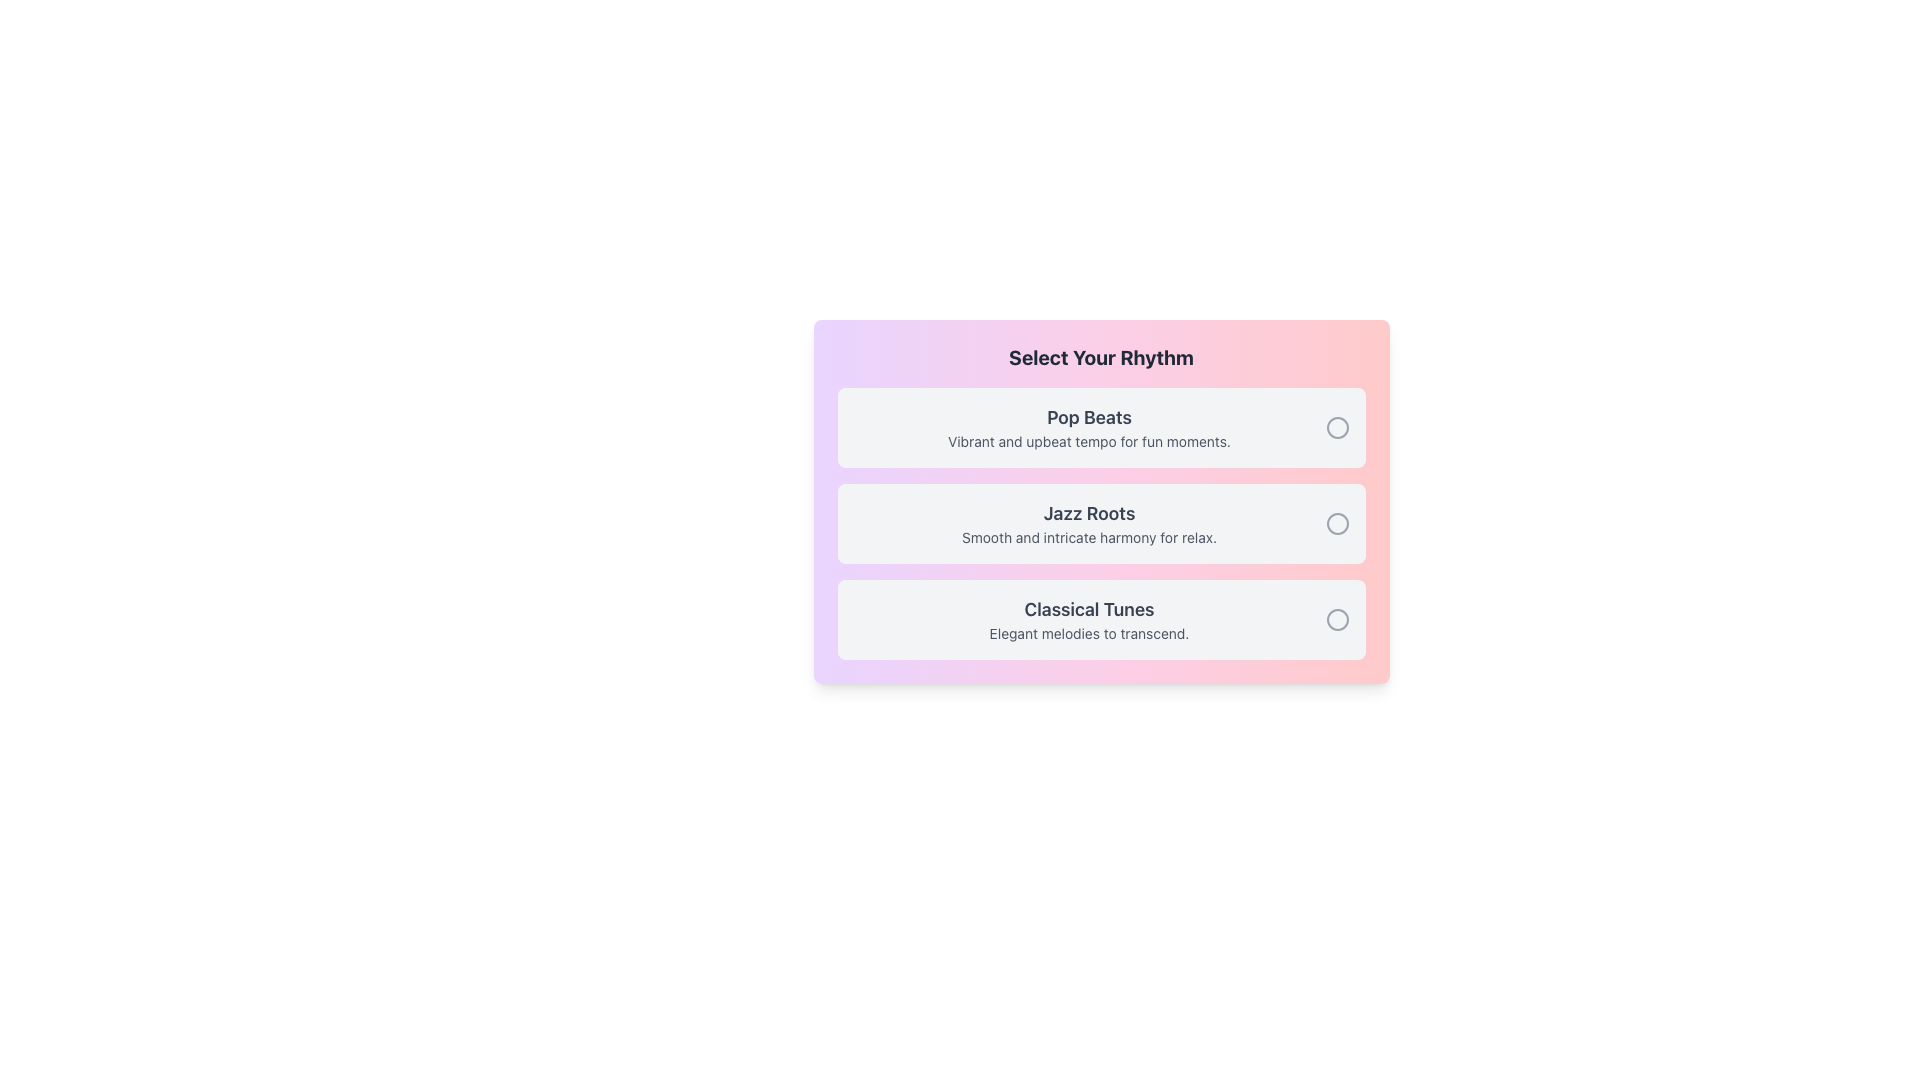  Describe the element at coordinates (1337, 619) in the screenshot. I see `the SVG Circle Indicator located in the third option labeled 'Classical Tunes' within a vertical list of selectable items, which has a grey stroke color and resembles a radio button` at that location.